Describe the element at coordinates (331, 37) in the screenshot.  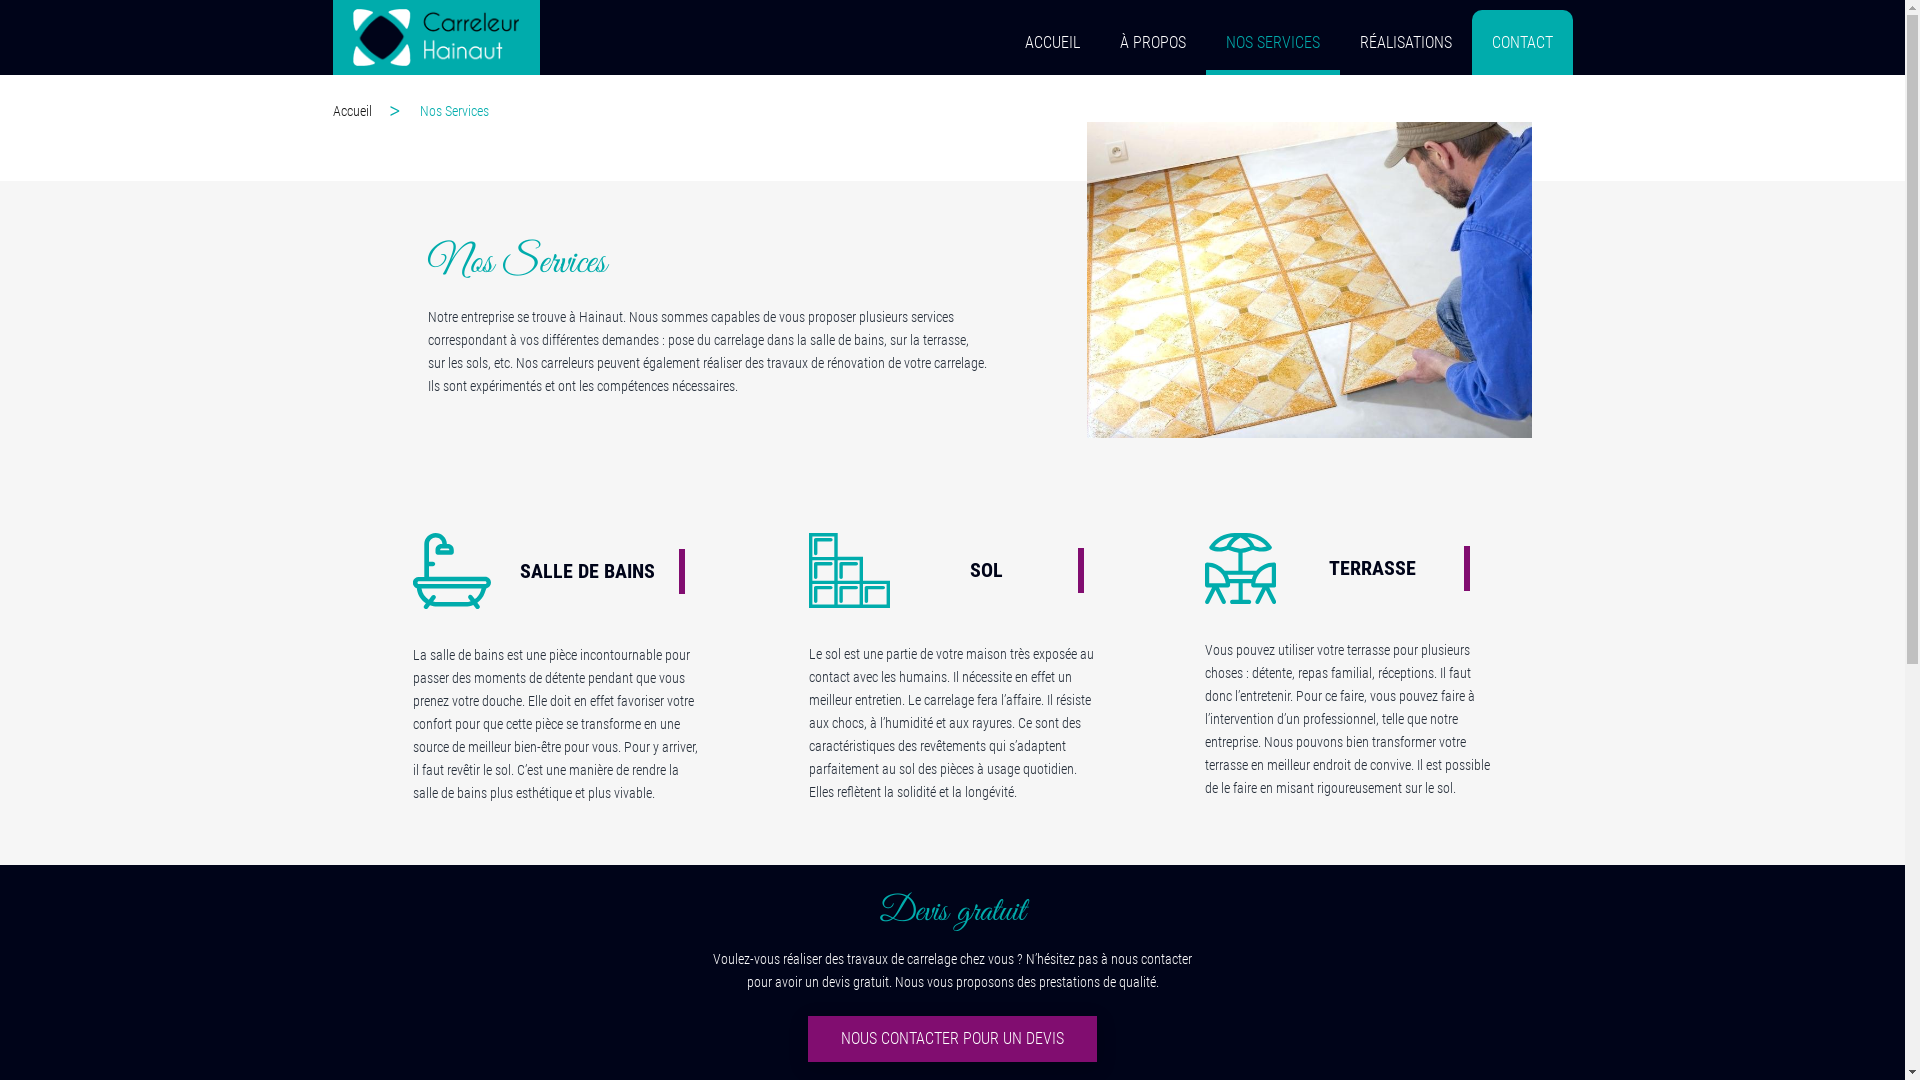
I see `'Carreleur'` at that location.